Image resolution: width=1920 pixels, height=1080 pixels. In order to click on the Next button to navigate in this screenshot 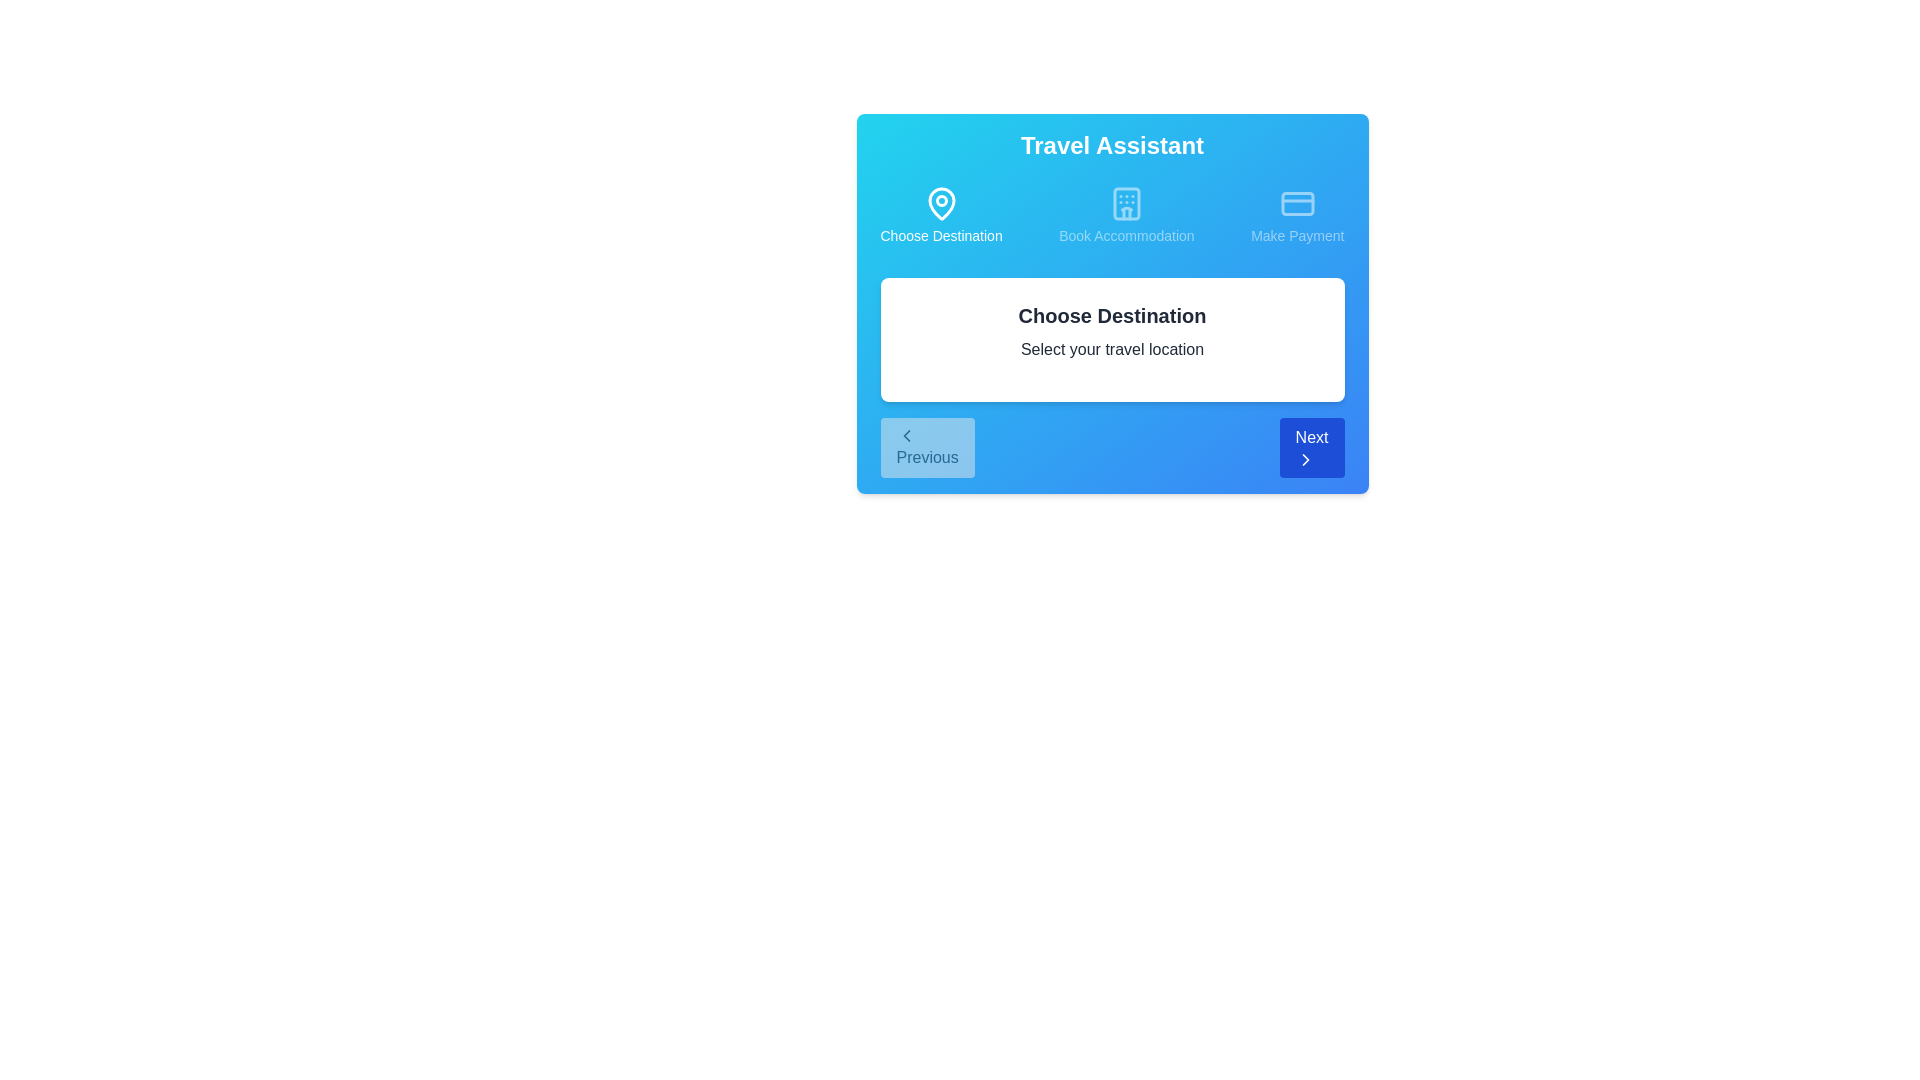, I will do `click(1312, 446)`.